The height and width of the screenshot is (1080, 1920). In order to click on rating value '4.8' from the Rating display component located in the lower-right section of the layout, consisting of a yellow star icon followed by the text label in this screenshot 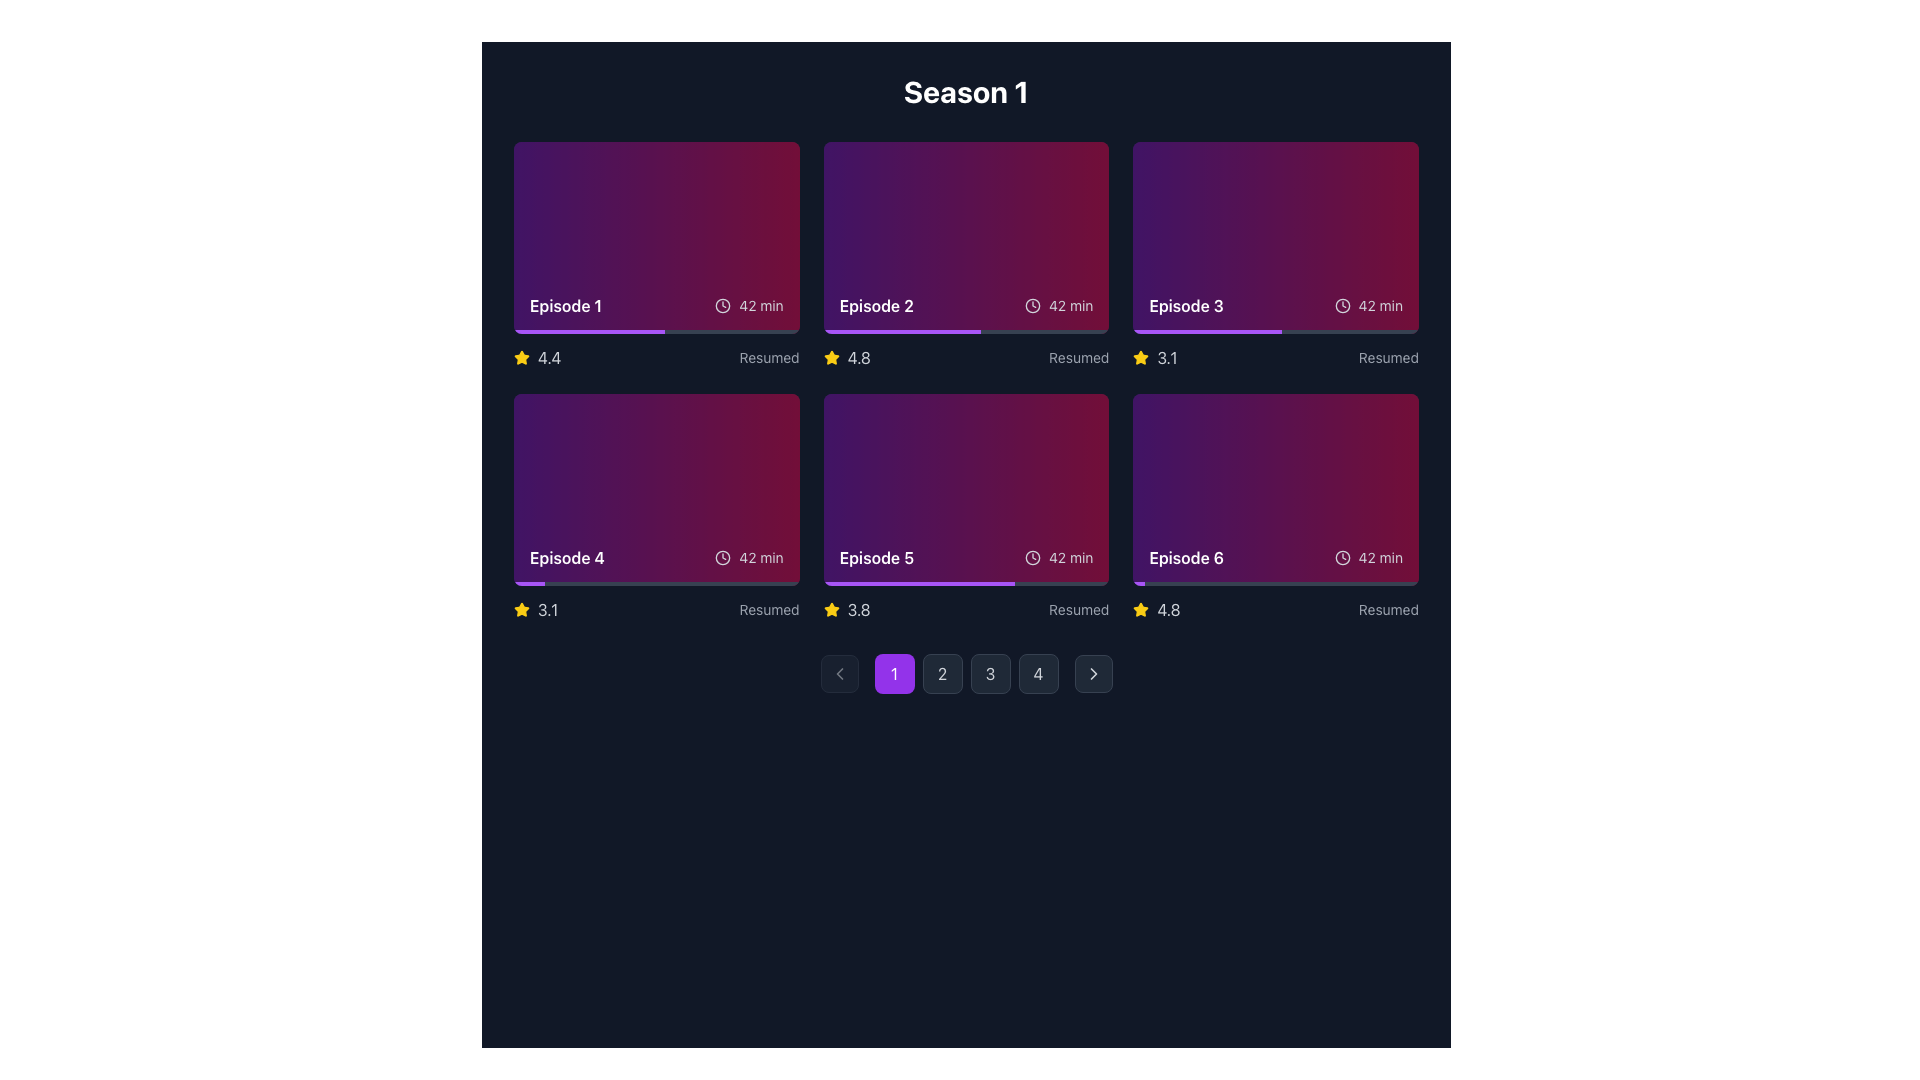, I will do `click(1156, 608)`.